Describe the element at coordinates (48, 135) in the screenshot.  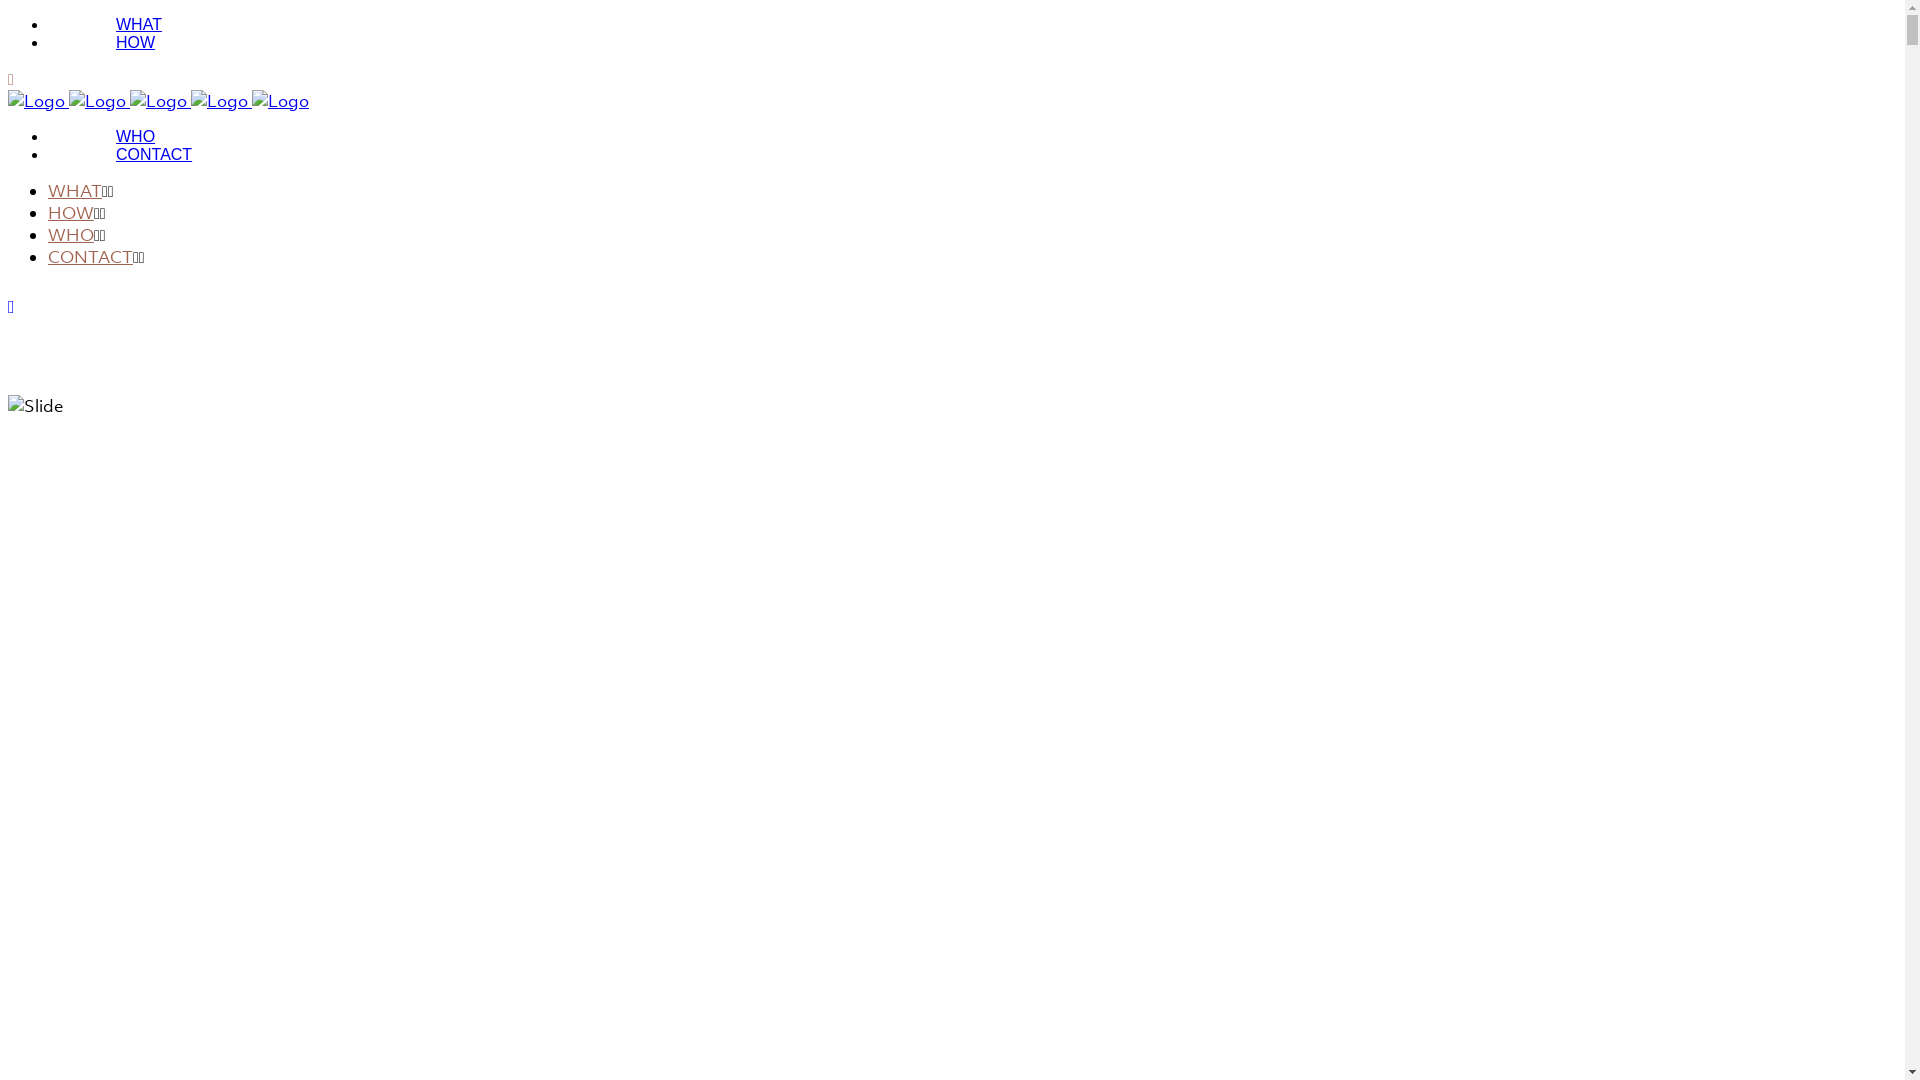
I see `'WHO'` at that location.